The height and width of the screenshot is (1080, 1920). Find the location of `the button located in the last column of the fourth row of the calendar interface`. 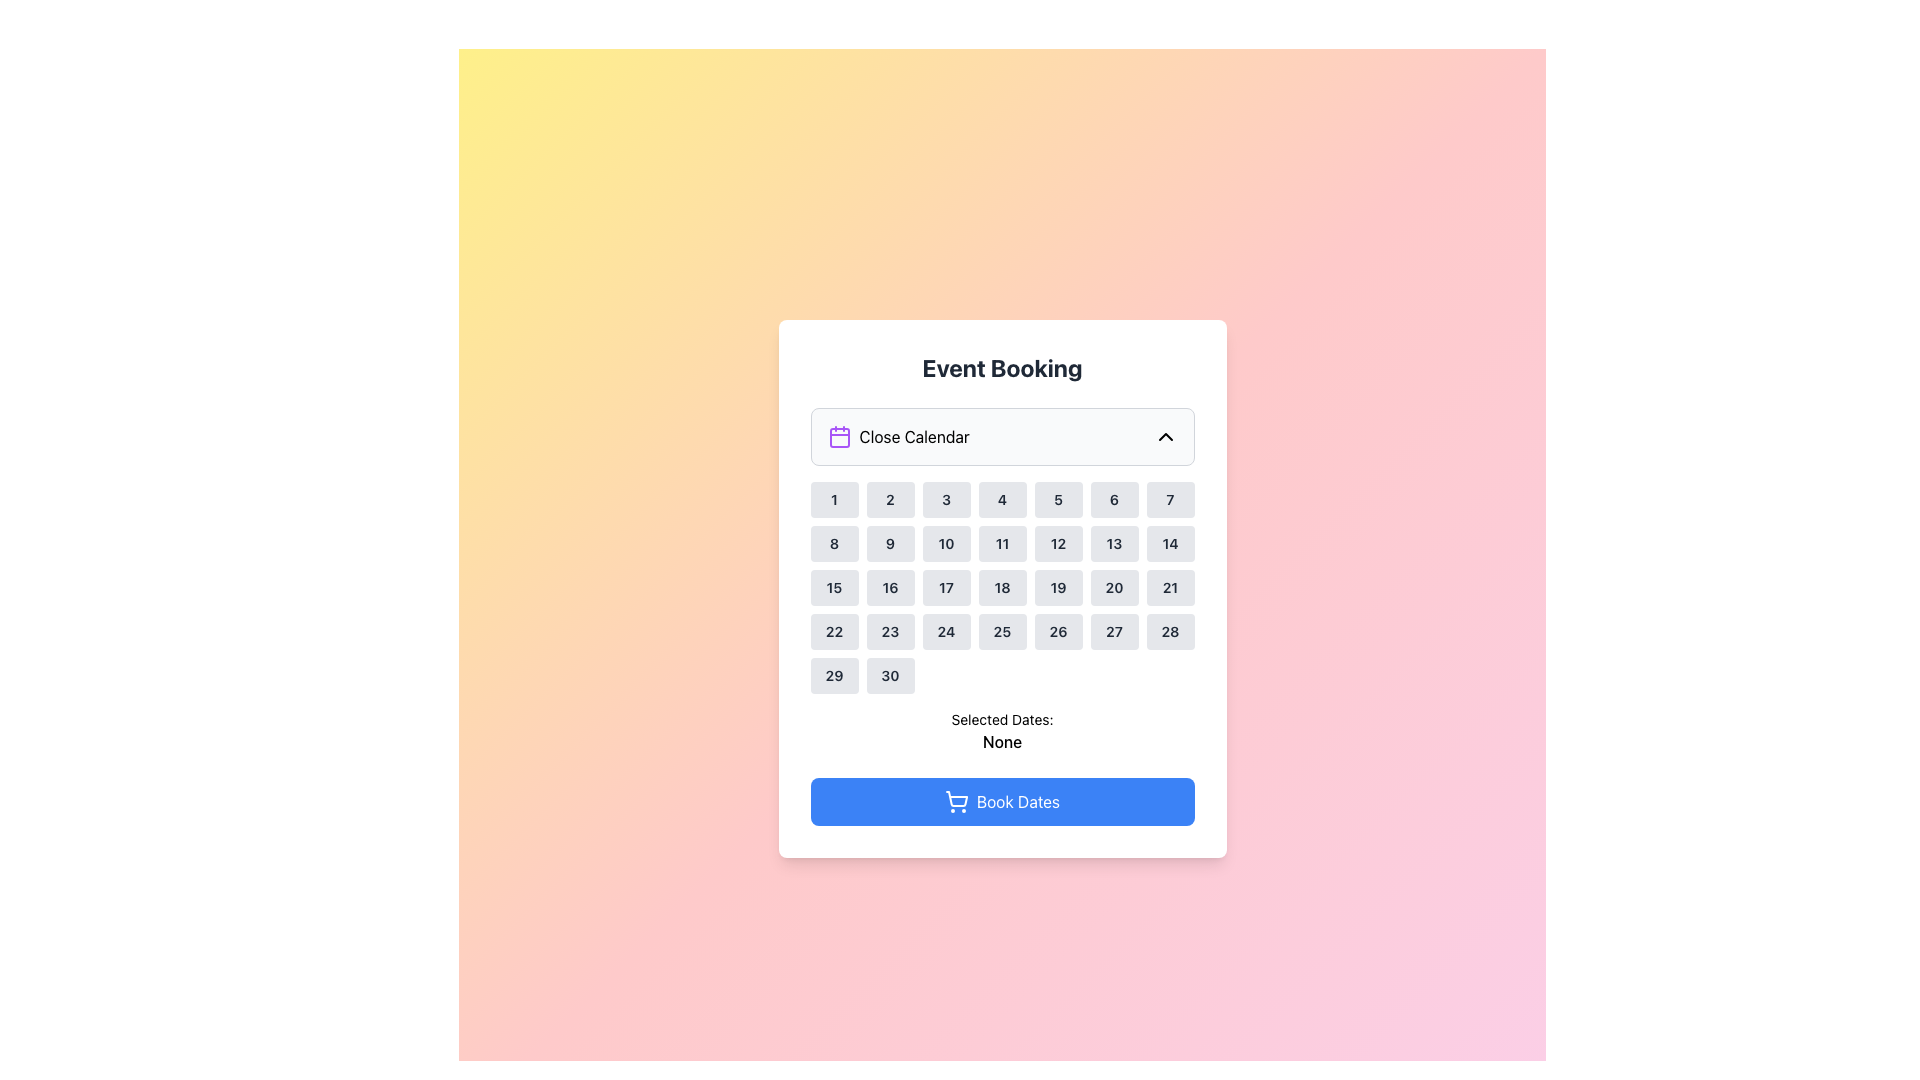

the button located in the last column of the fourth row of the calendar interface is located at coordinates (1170, 632).